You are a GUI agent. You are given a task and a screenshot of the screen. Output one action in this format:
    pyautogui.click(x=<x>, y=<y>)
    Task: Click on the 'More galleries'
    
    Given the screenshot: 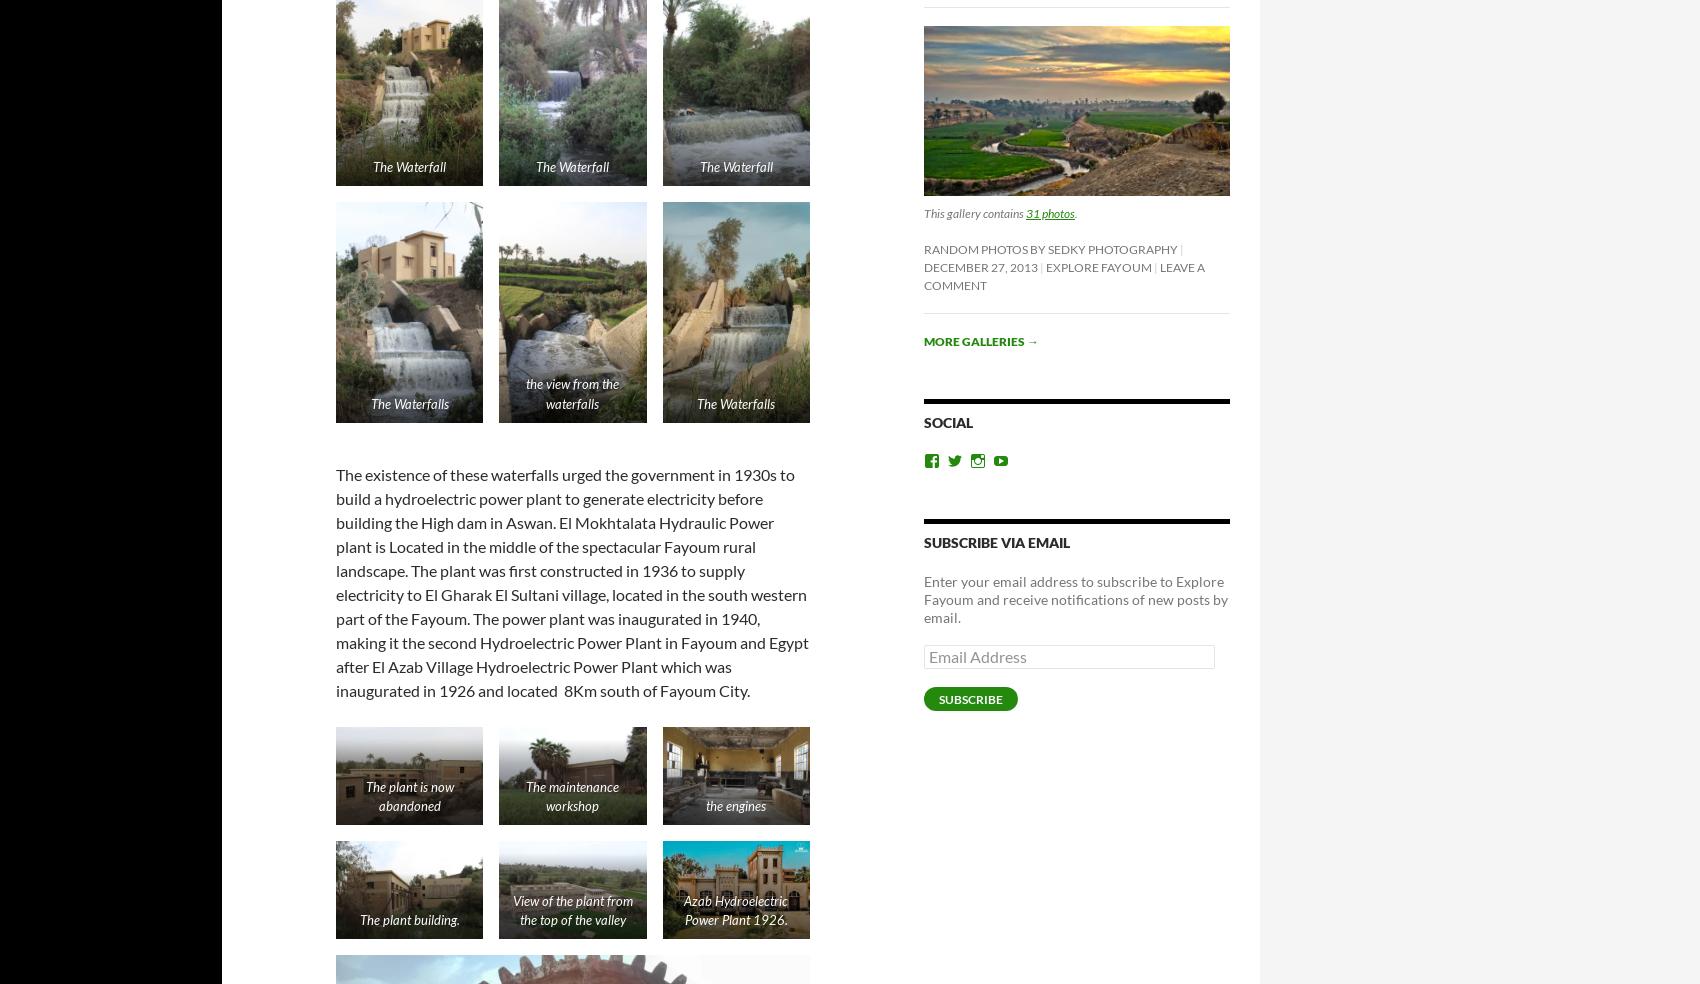 What is the action you would take?
    pyautogui.click(x=923, y=339)
    